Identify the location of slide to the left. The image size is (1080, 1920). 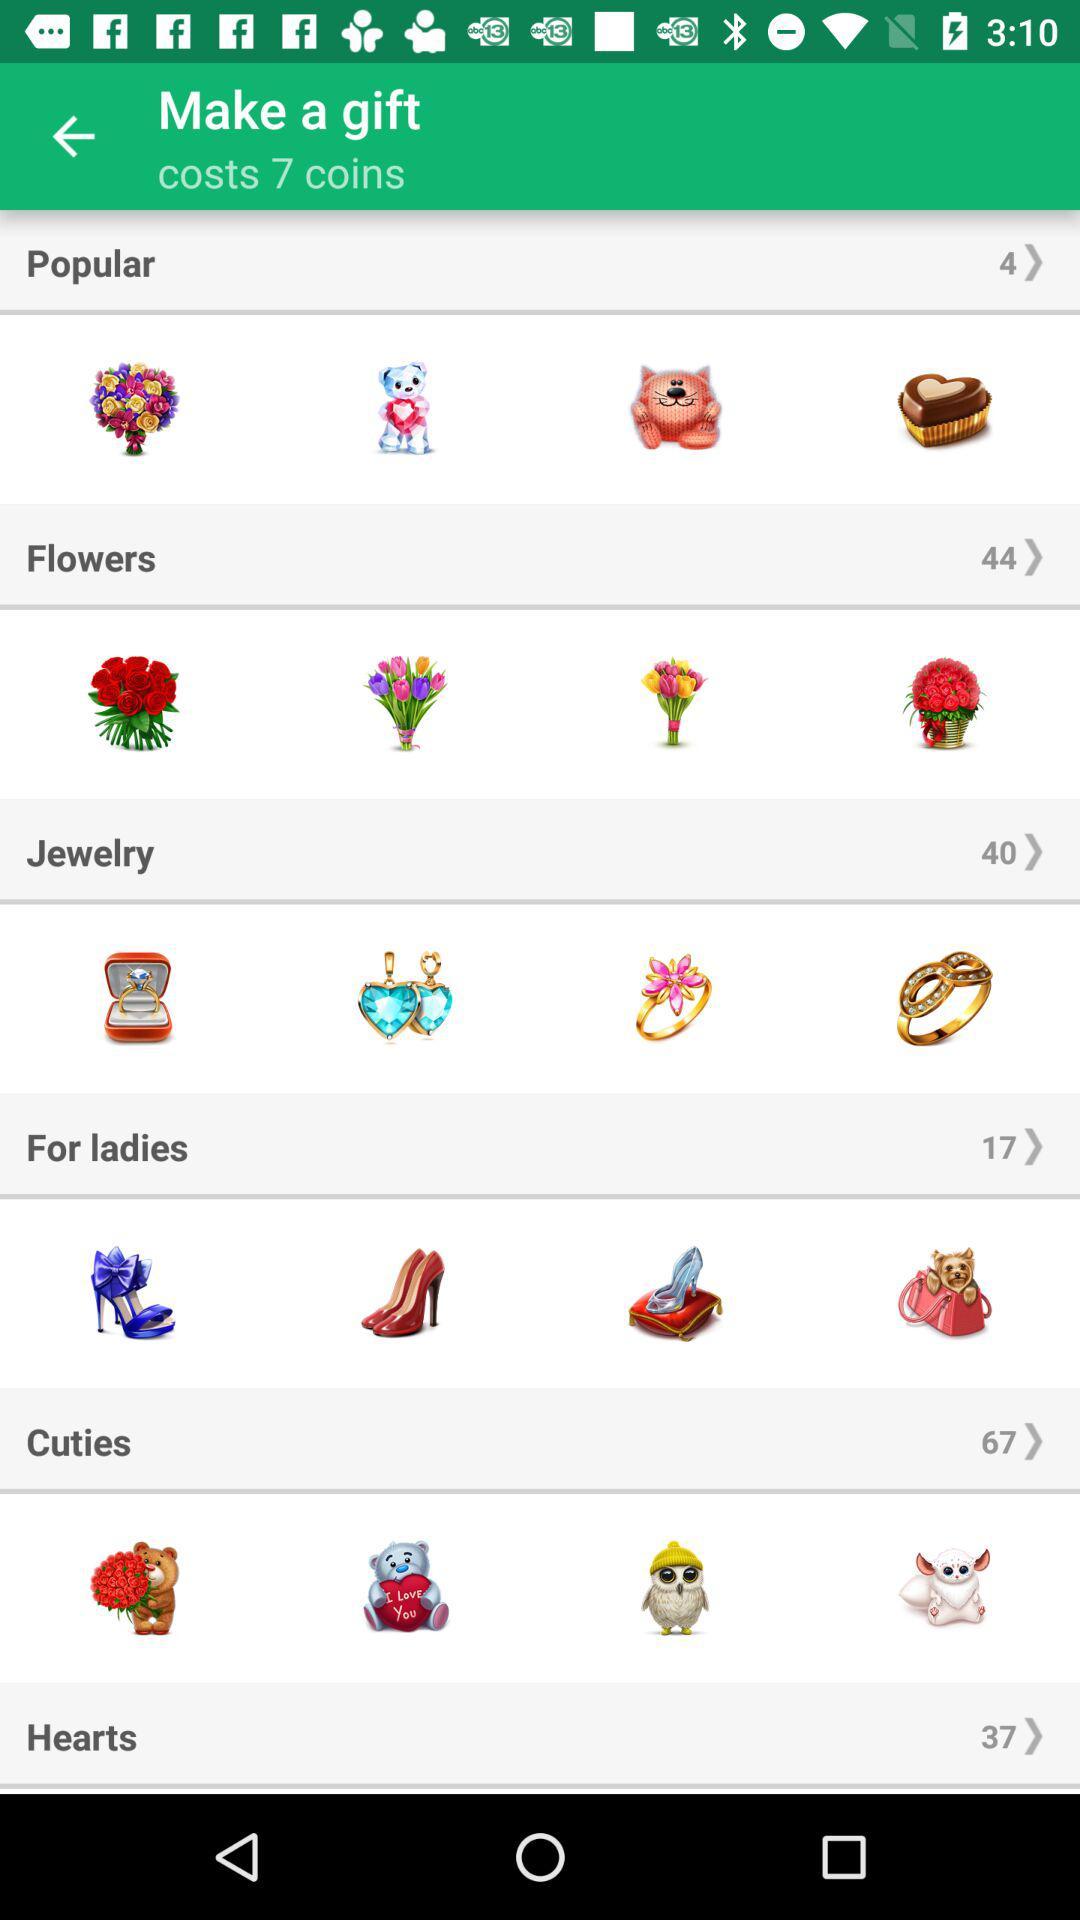
(405, 1791).